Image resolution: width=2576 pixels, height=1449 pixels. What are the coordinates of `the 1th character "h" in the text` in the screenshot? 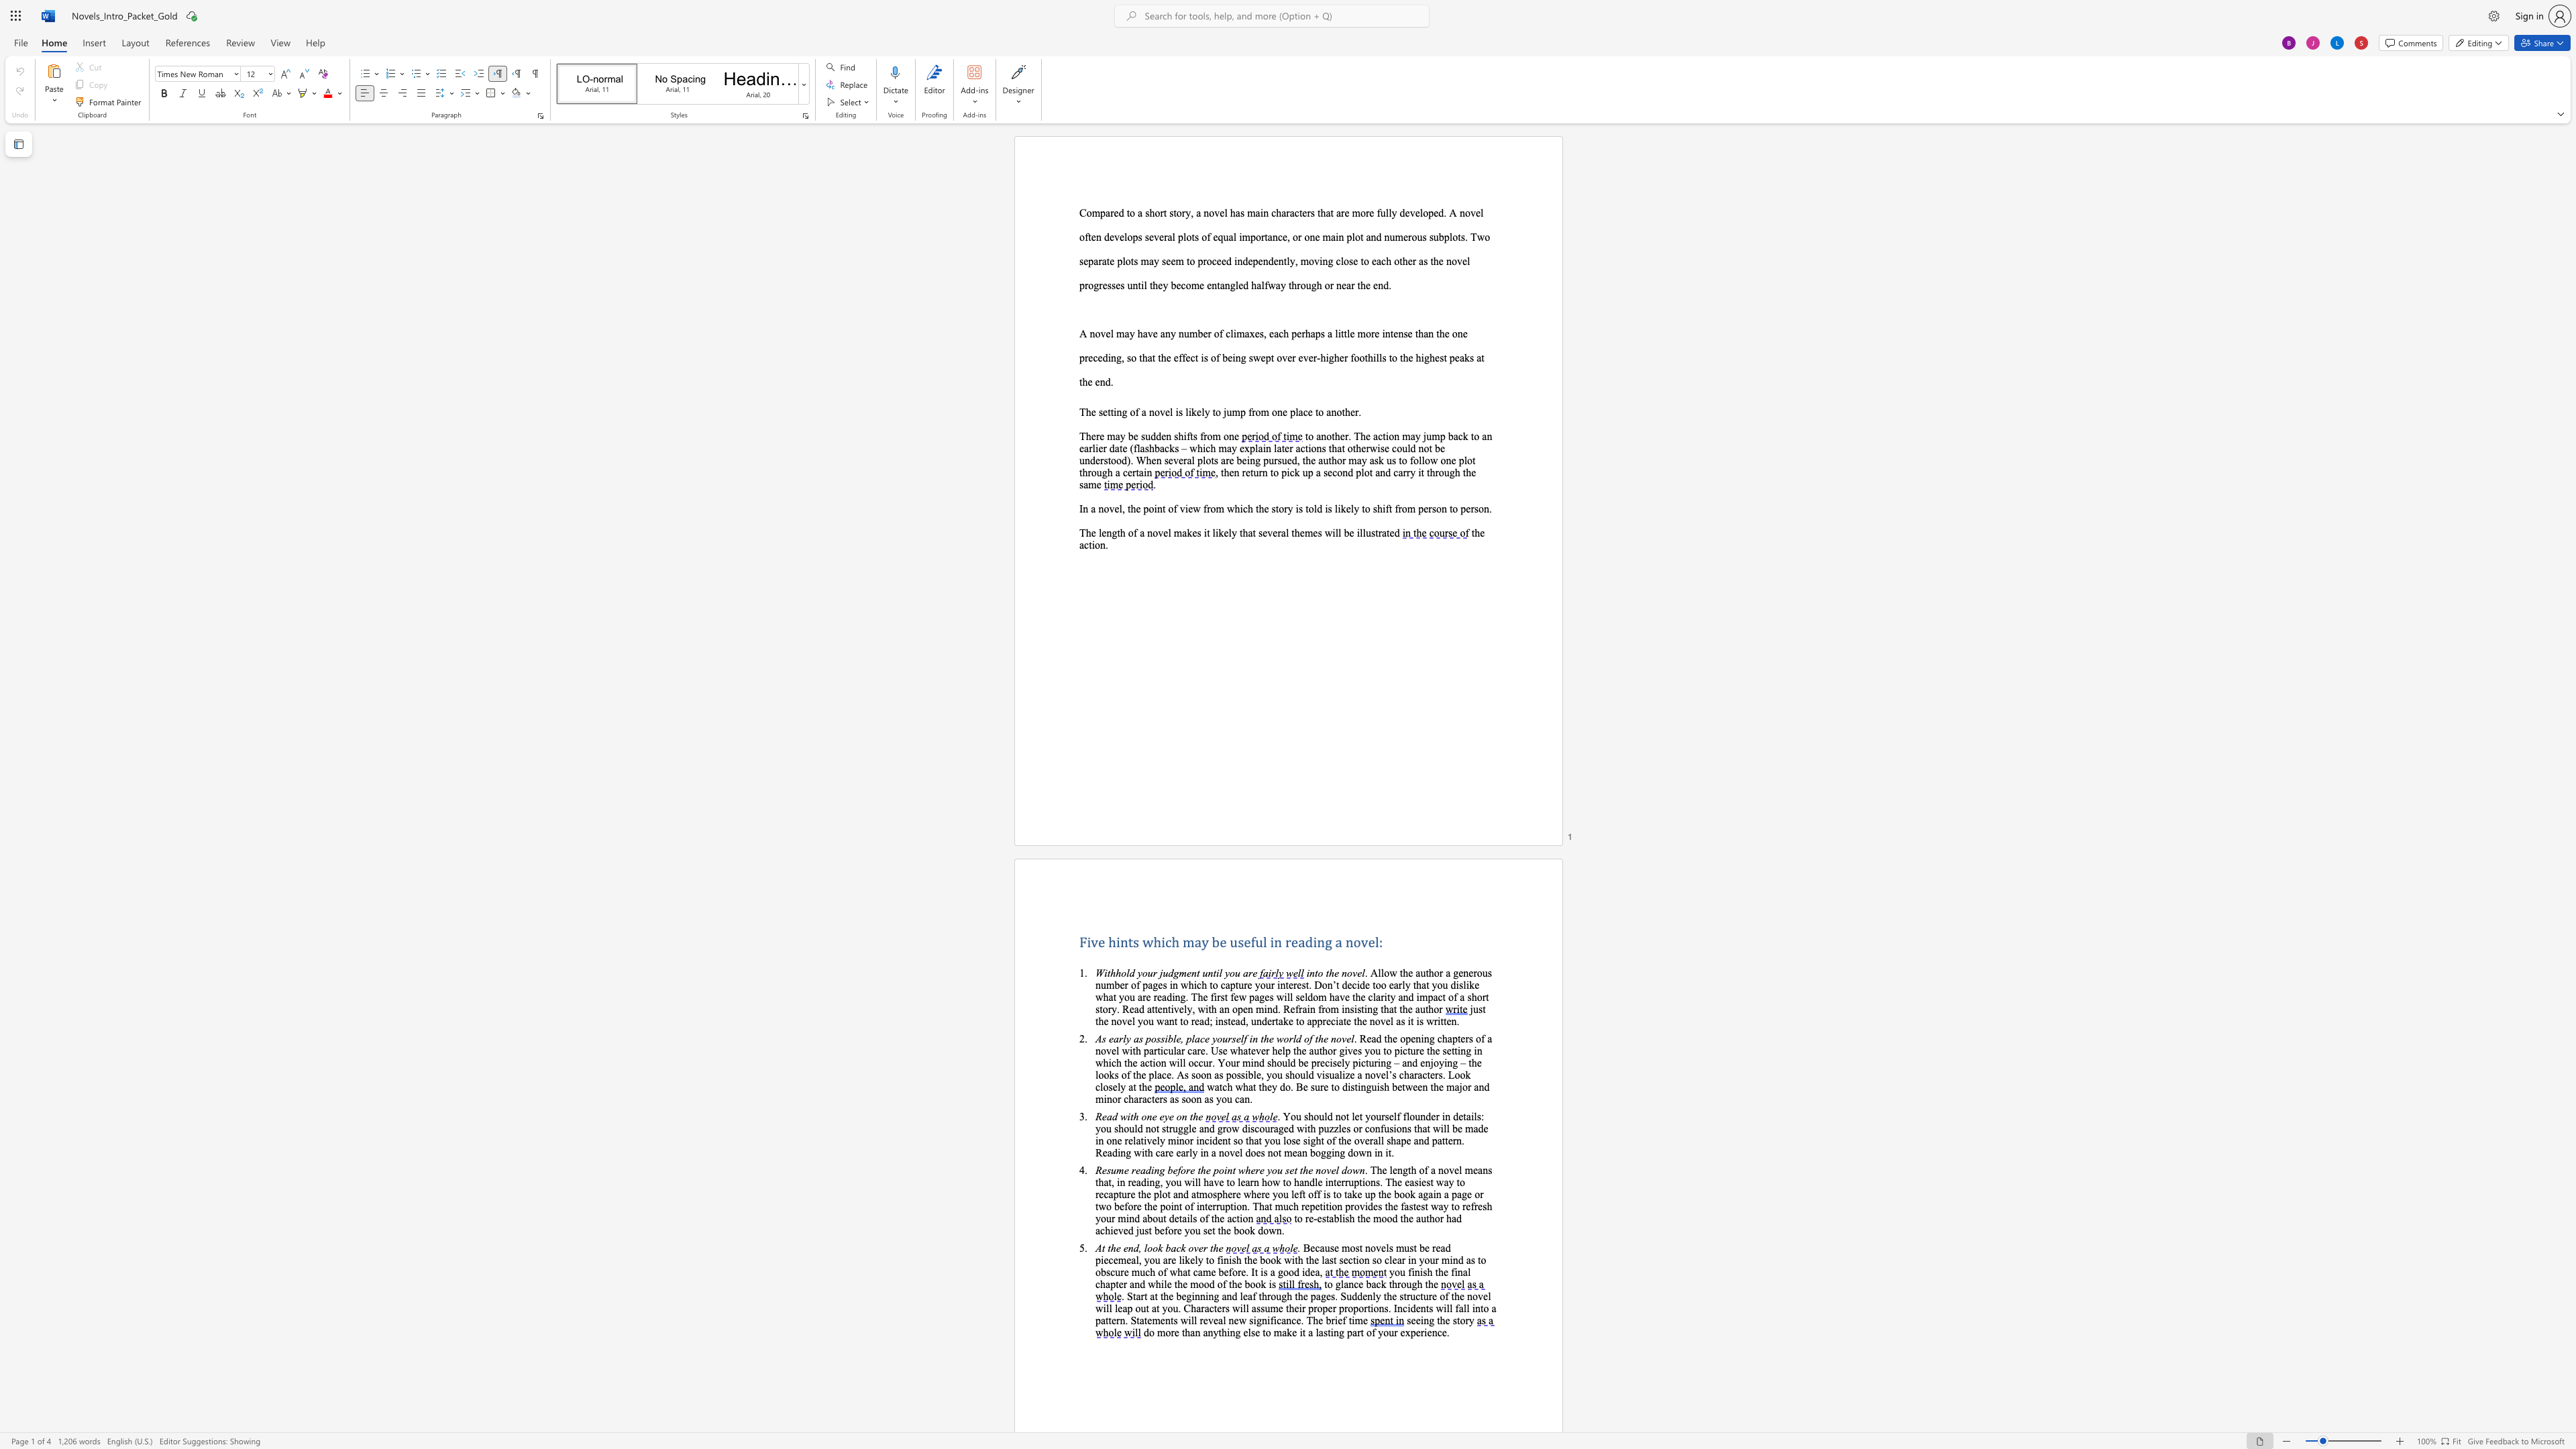 It's located at (1331, 972).